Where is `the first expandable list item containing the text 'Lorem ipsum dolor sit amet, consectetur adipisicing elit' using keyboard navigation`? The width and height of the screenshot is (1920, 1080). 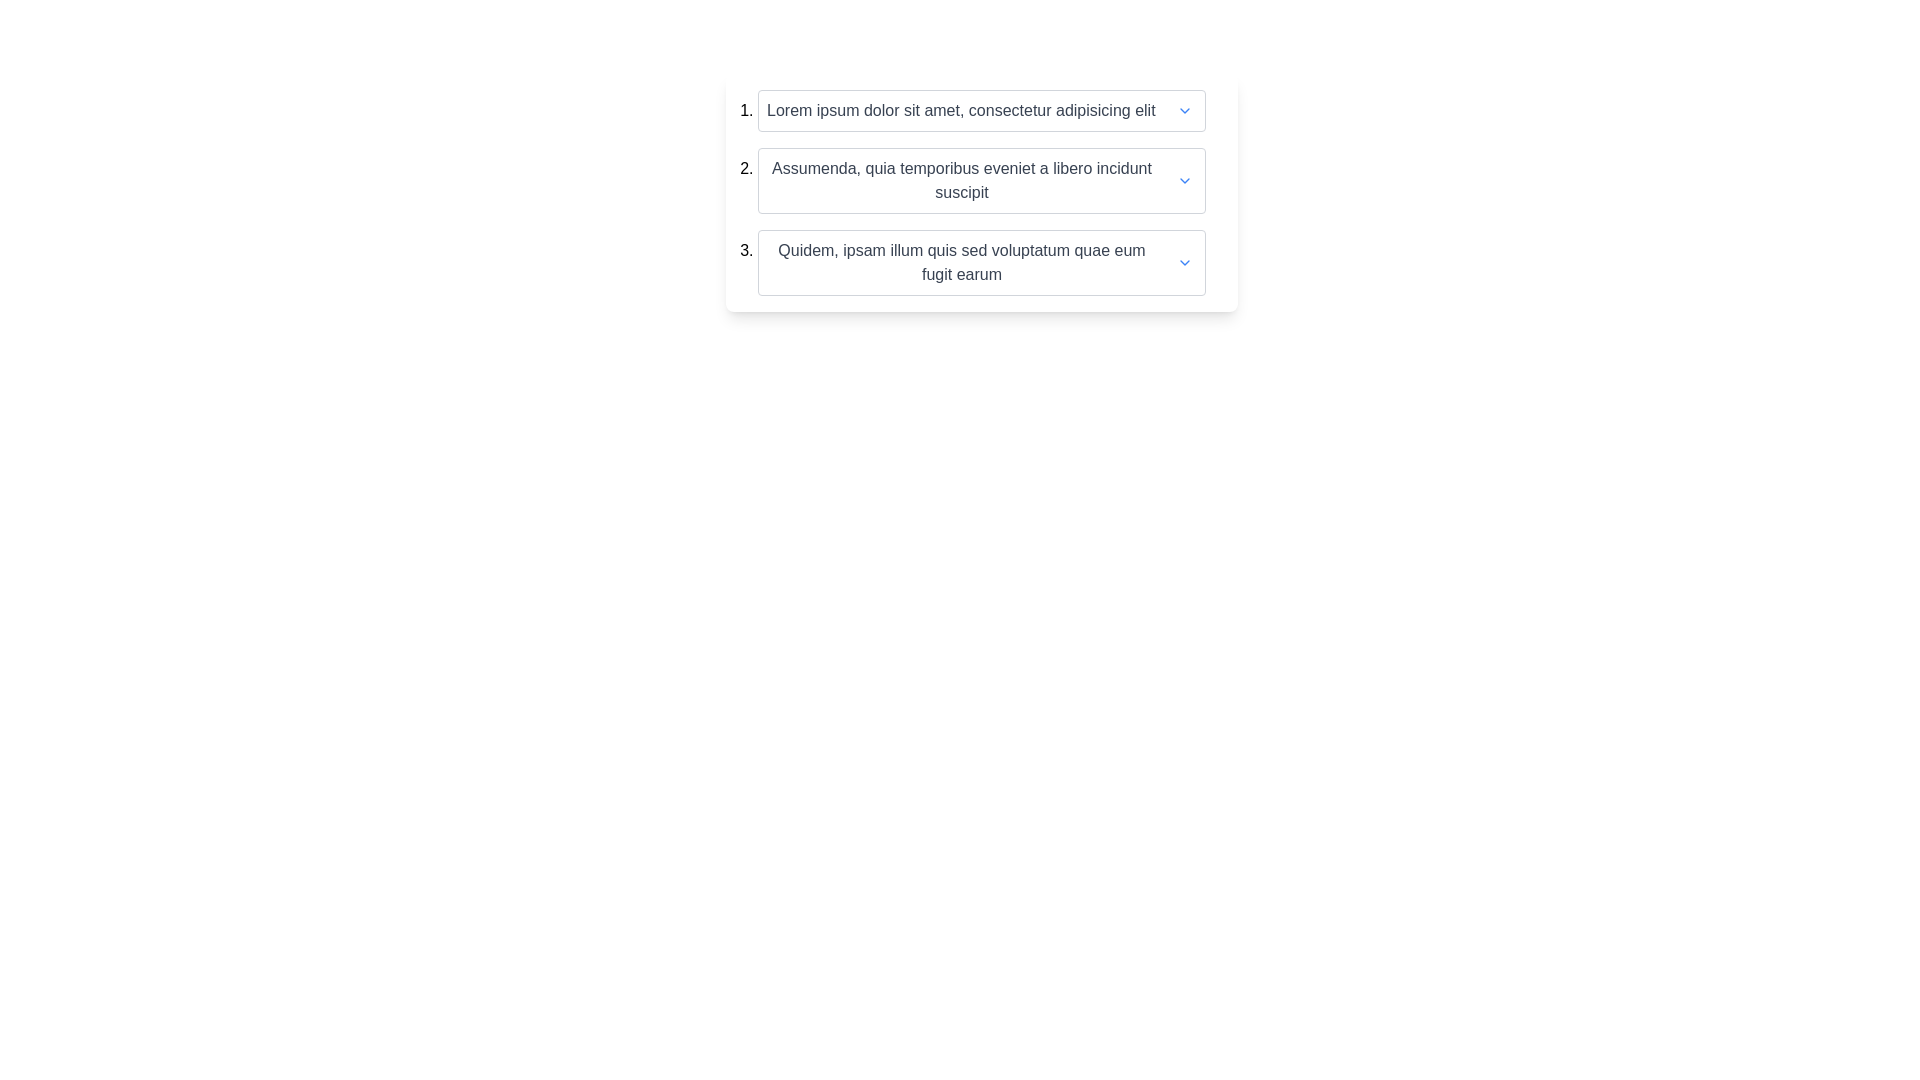
the first expandable list item containing the text 'Lorem ipsum dolor sit amet, consectetur adipisicing elit' using keyboard navigation is located at coordinates (982, 111).